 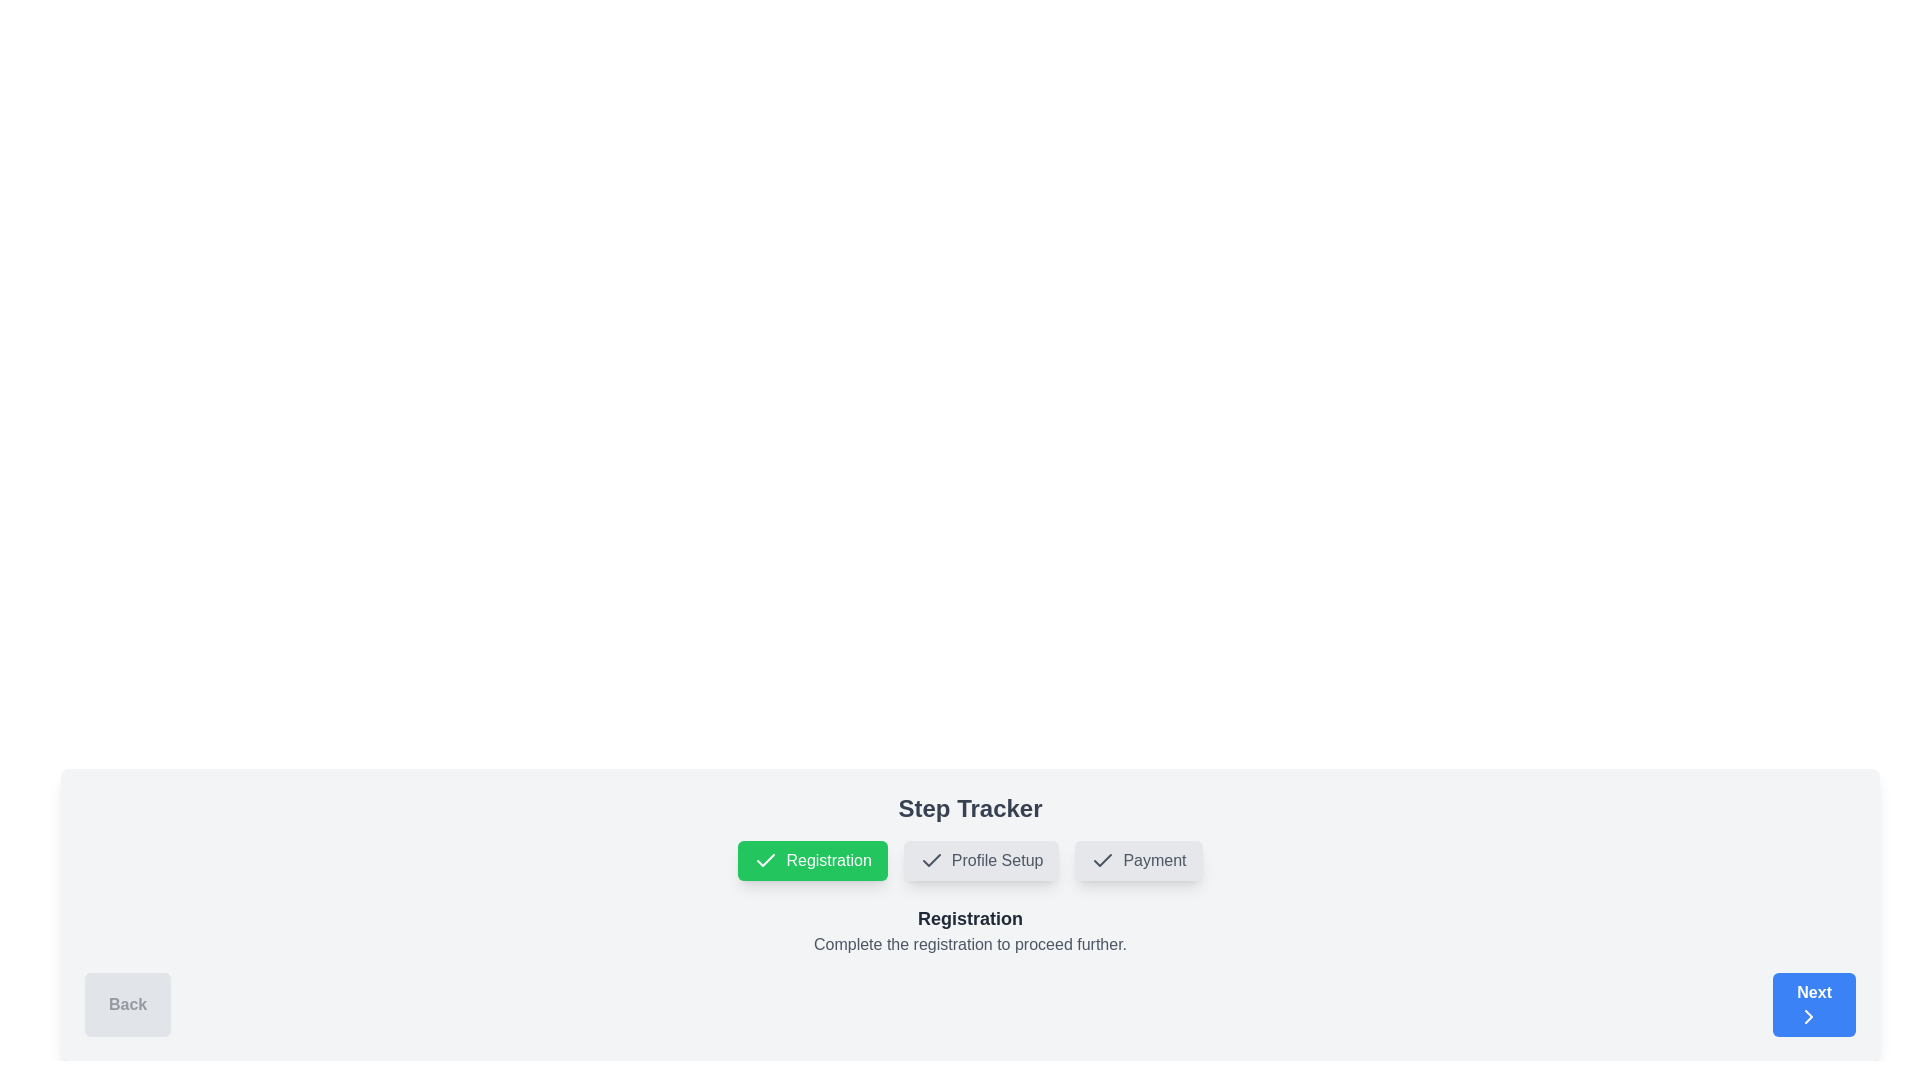 What do you see at coordinates (813, 859) in the screenshot?
I see `the active 'Registration' step button in the step tracker` at bounding box center [813, 859].